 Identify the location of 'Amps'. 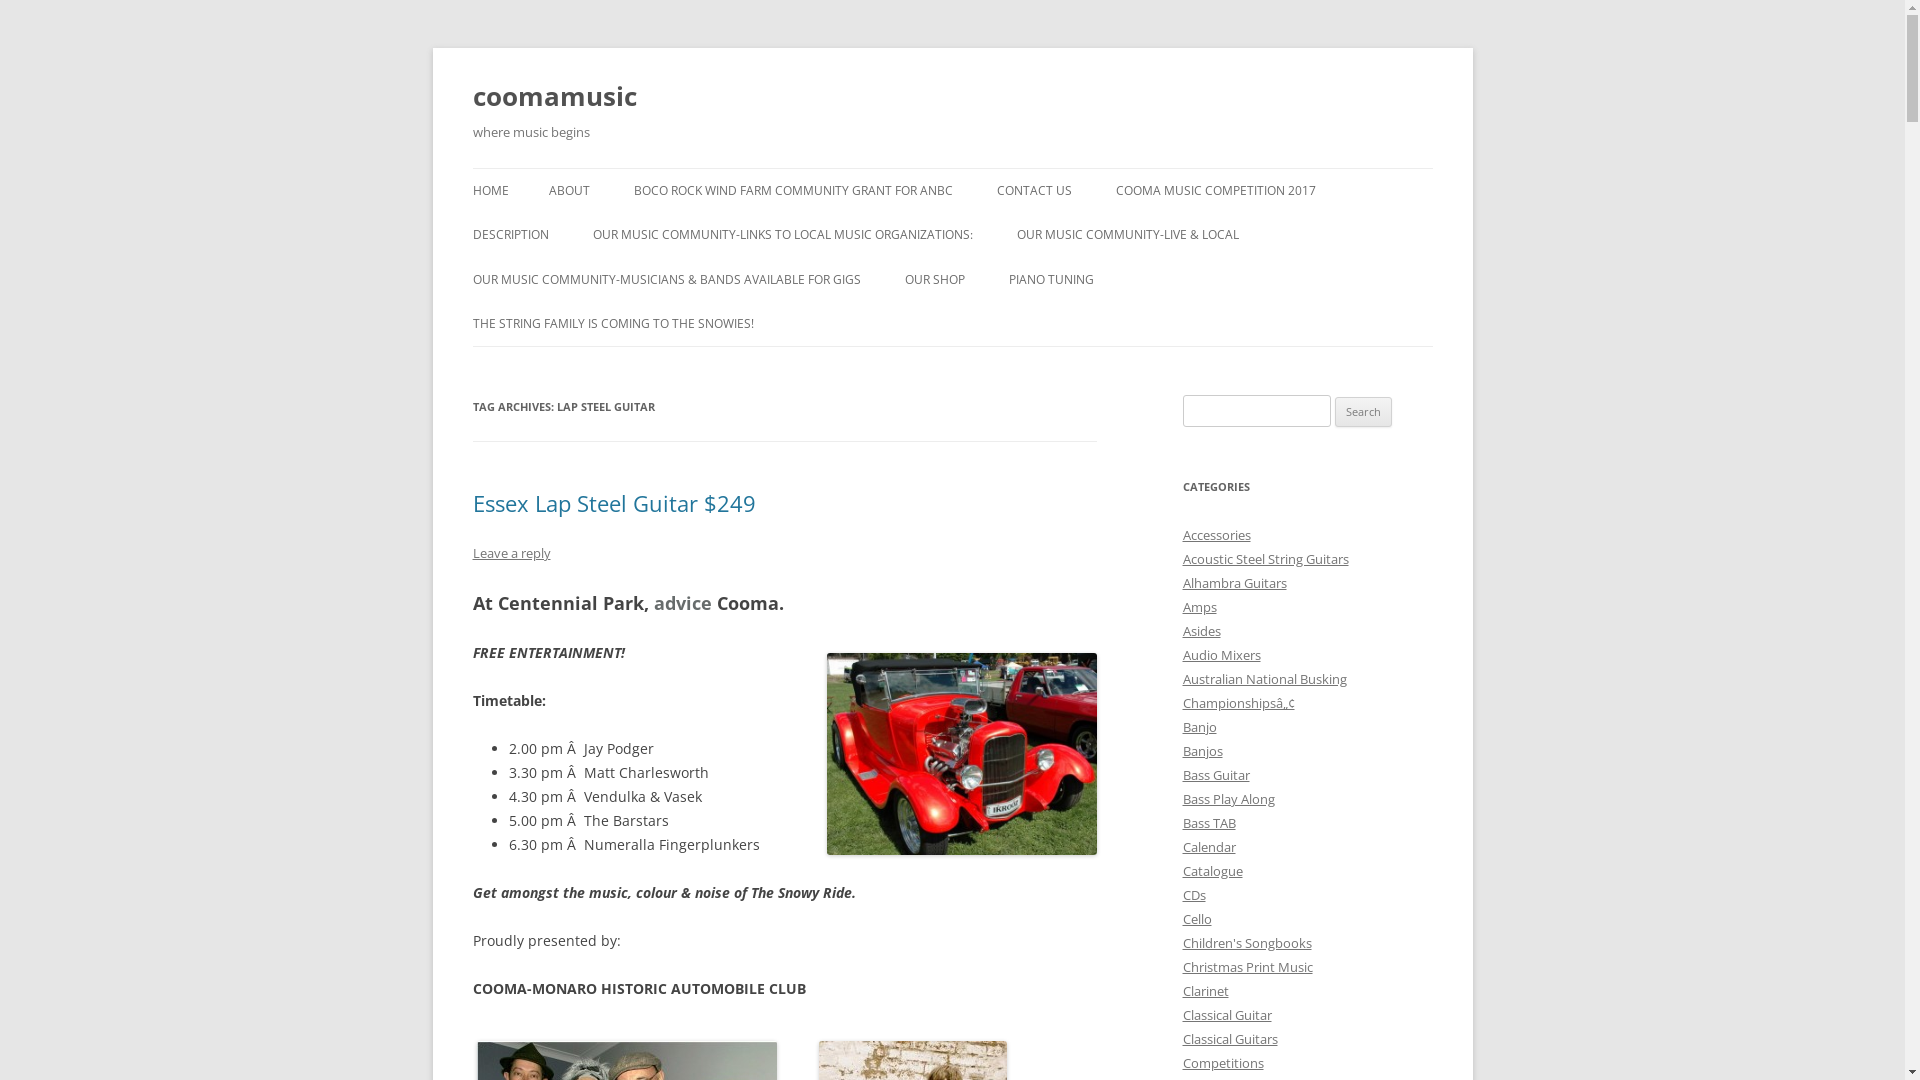
(1181, 605).